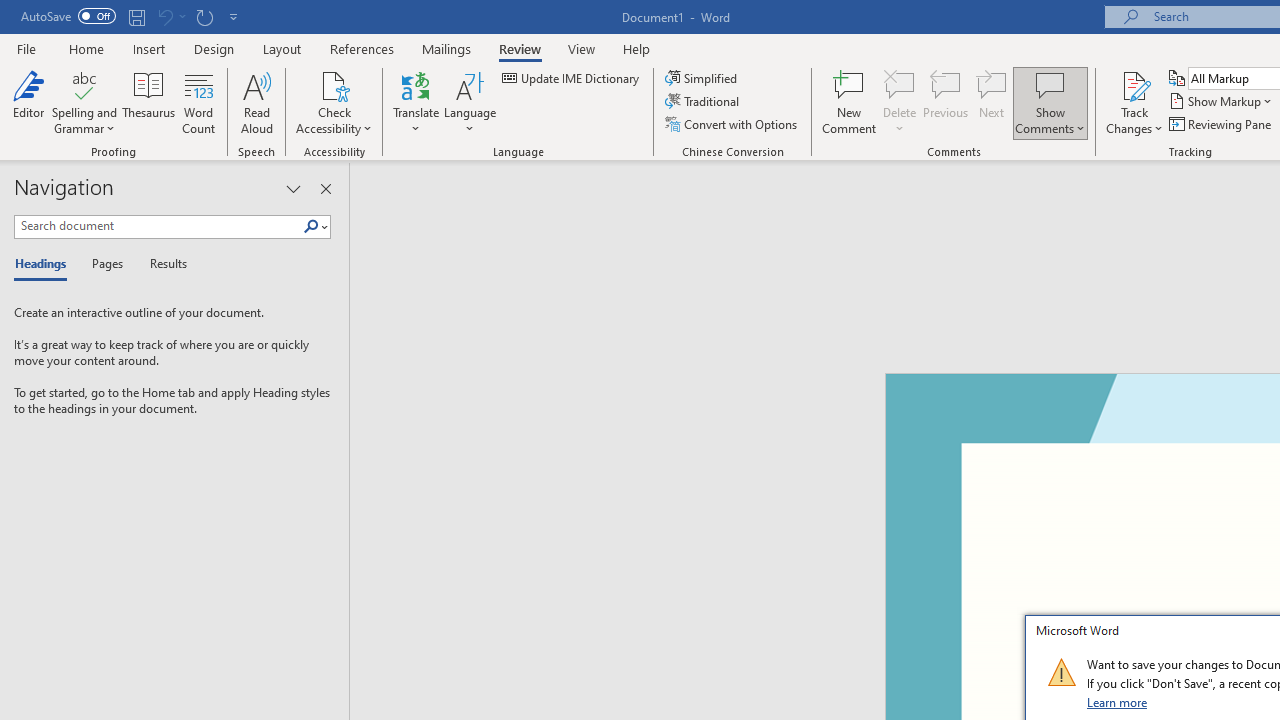 Image resolution: width=1280 pixels, height=720 pixels. I want to click on 'Show Markup', so click(1221, 101).